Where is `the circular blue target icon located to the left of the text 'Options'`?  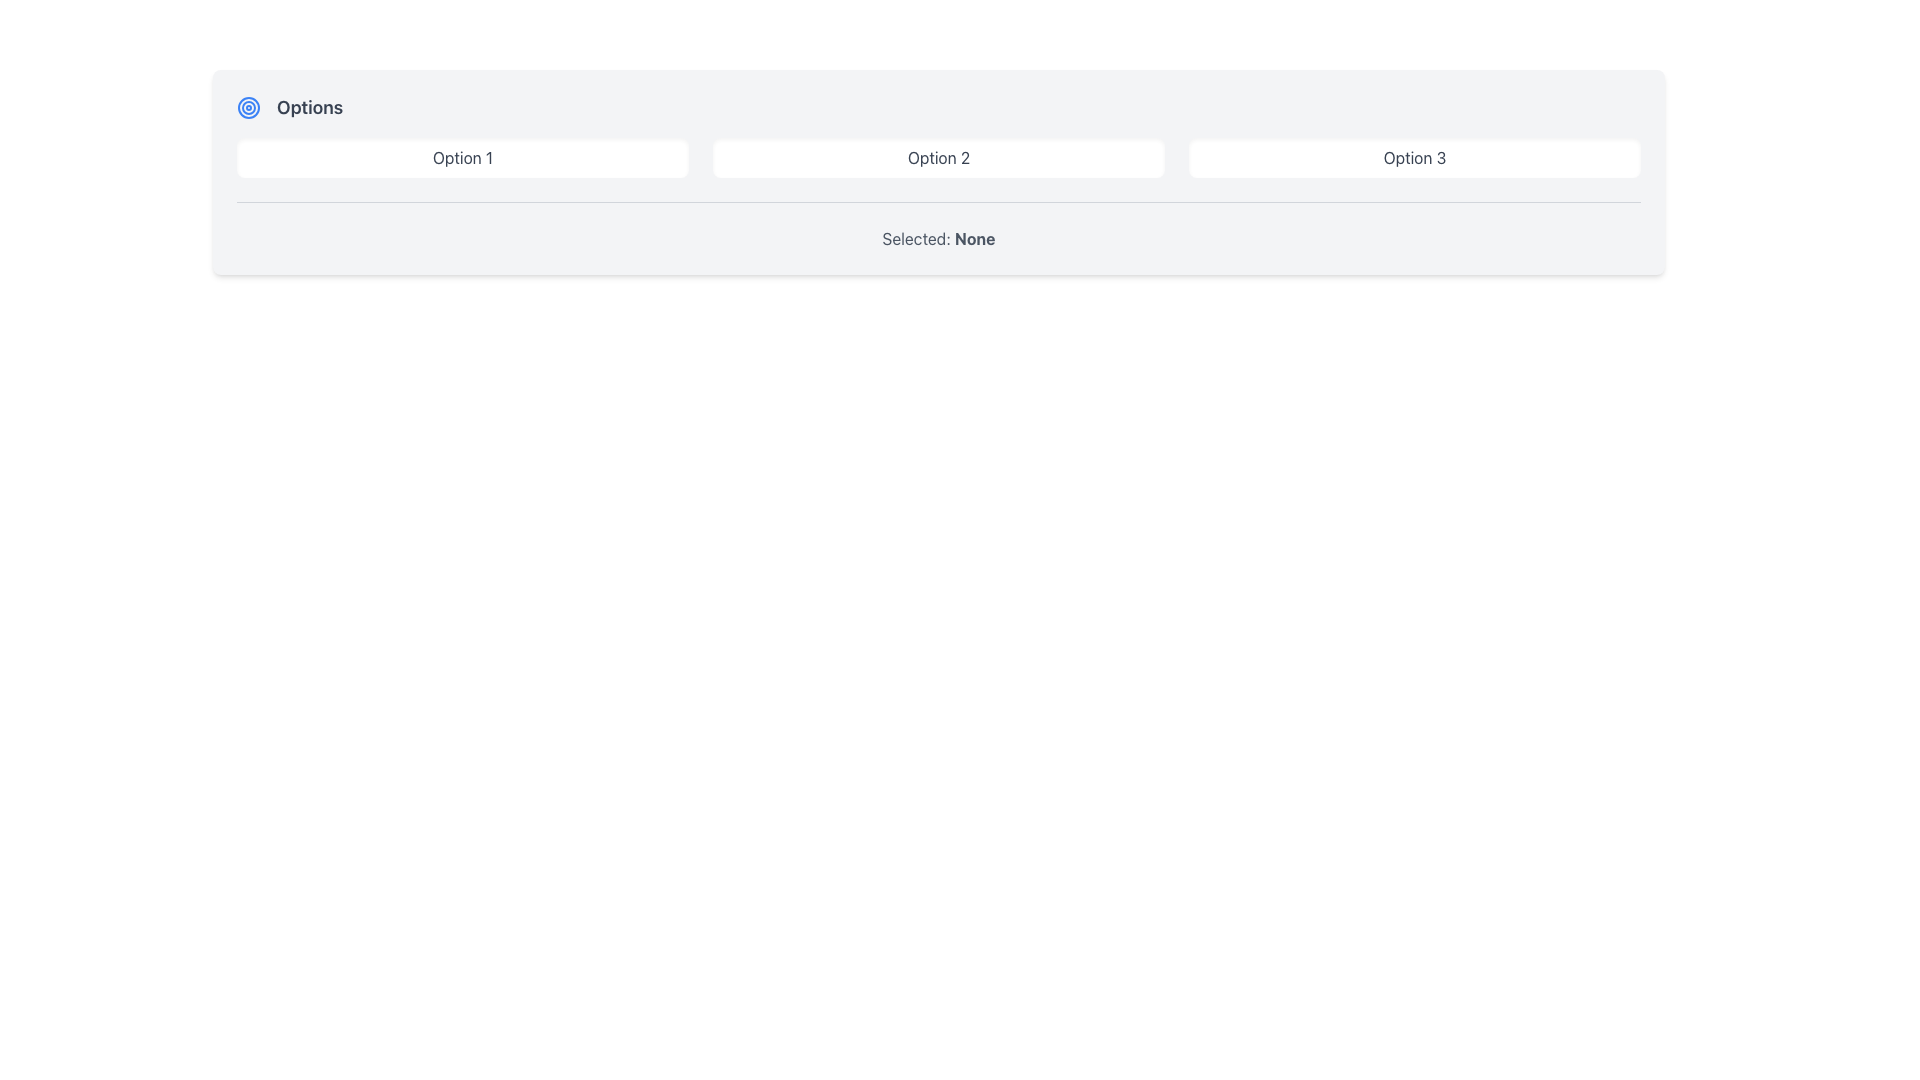 the circular blue target icon located to the left of the text 'Options' is located at coordinates (248, 108).